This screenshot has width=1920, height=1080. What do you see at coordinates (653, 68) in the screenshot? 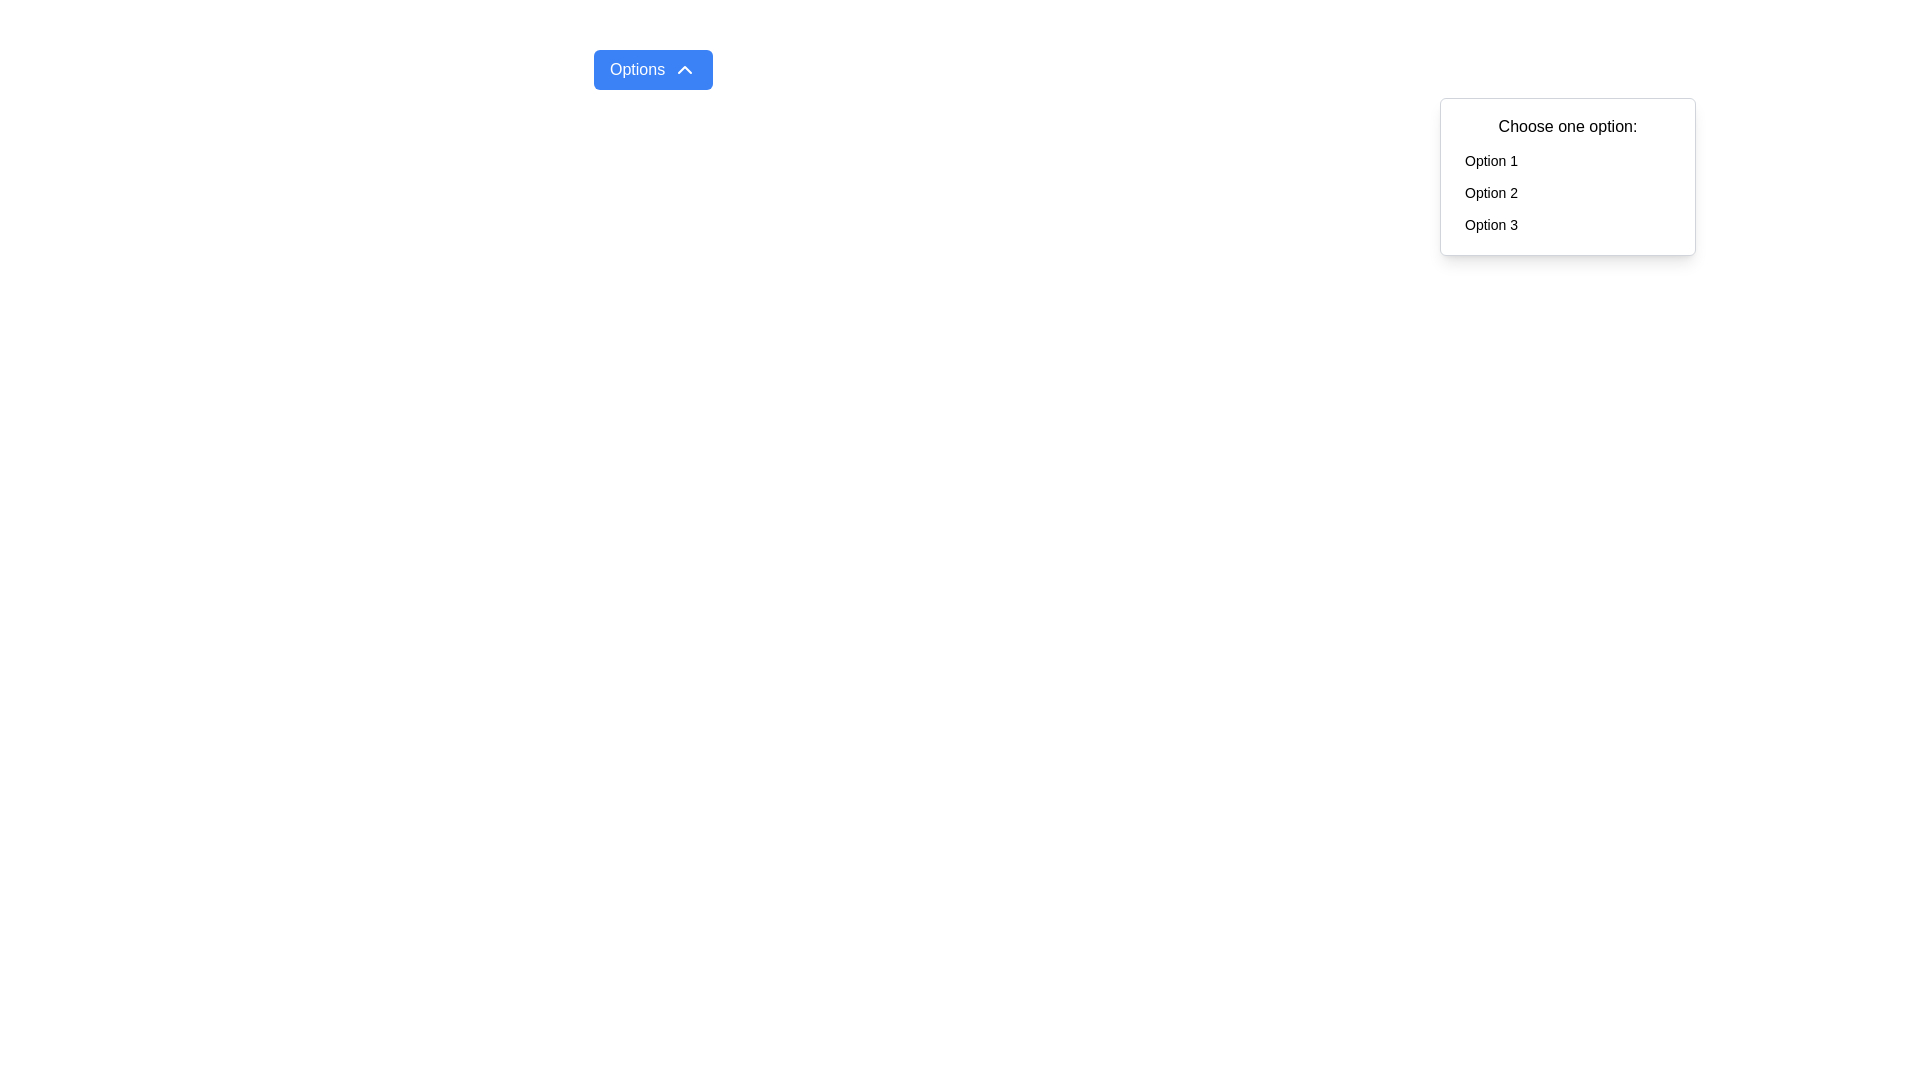
I see `the button located in the top-left section of the interface` at bounding box center [653, 68].